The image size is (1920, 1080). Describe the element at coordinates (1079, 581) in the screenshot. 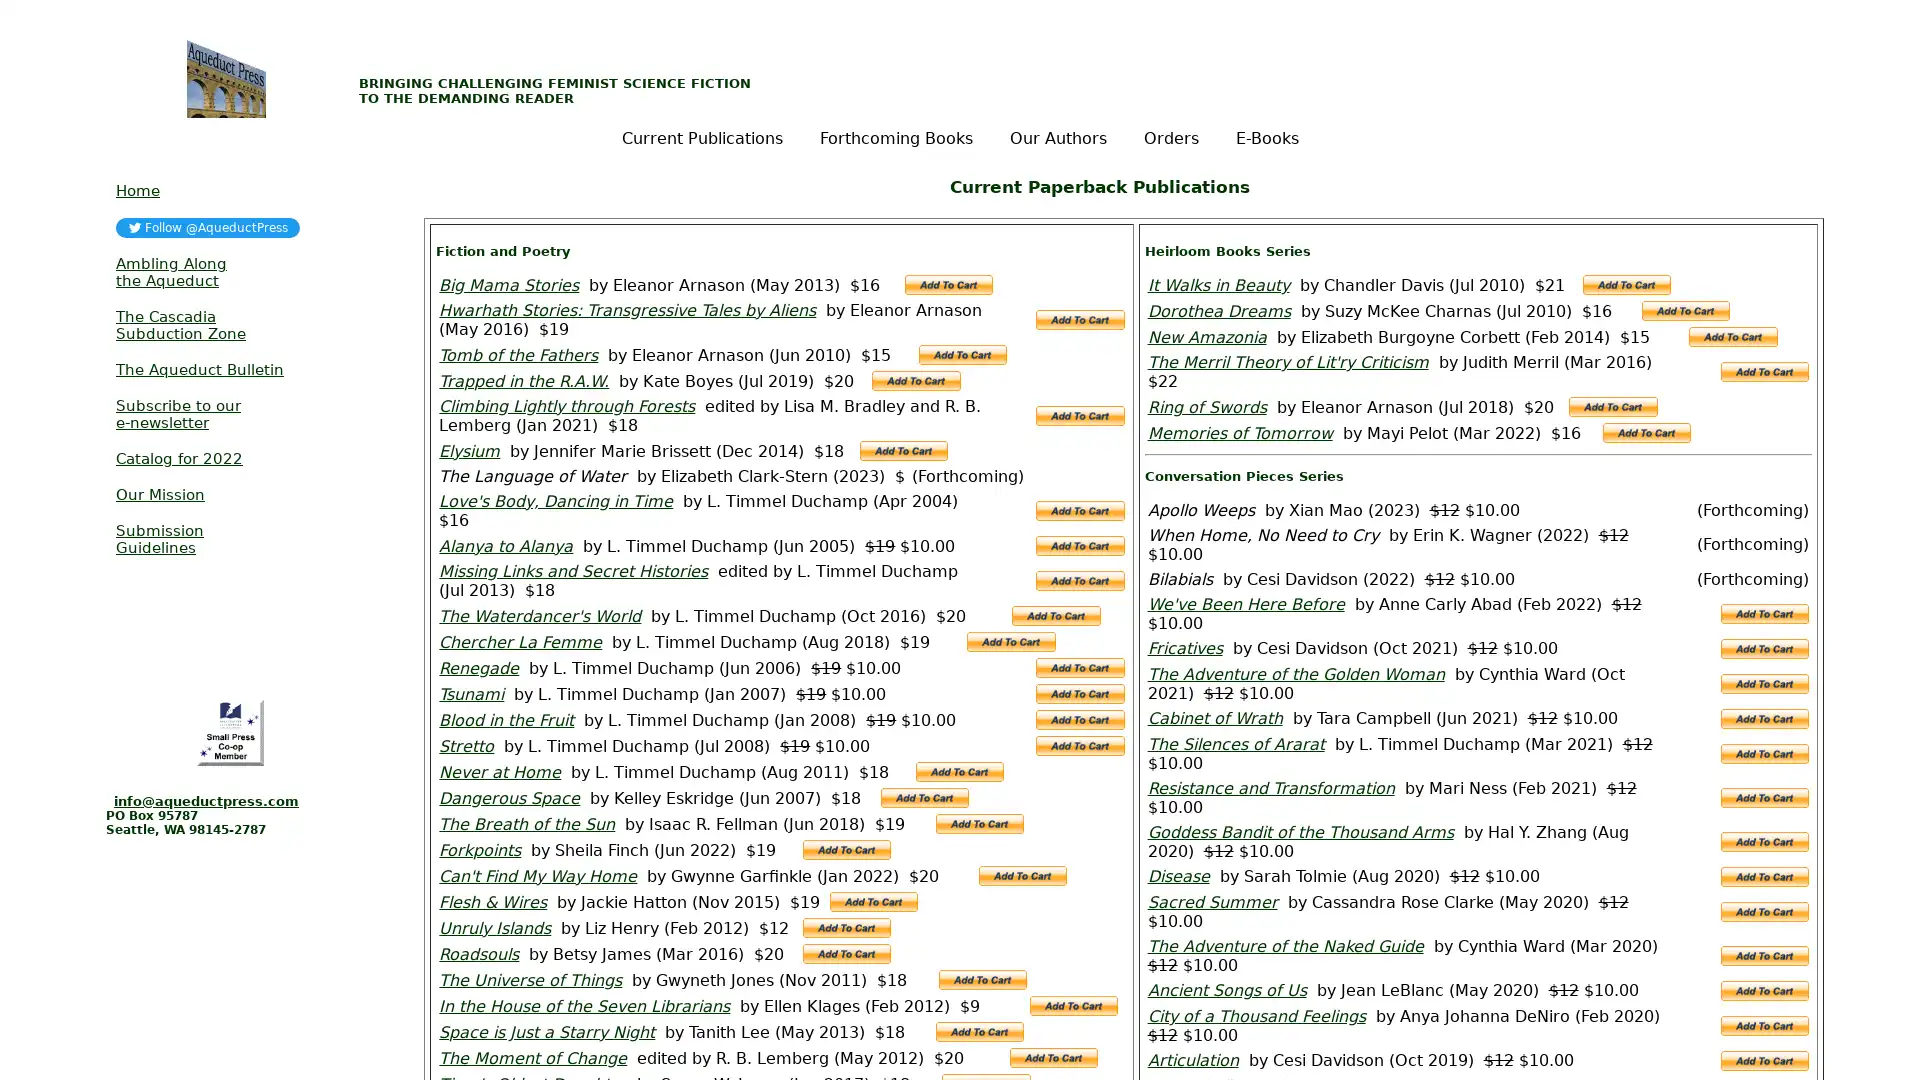

I see `Make payments with PayPal - it\'s fast, free and secure!` at that location.